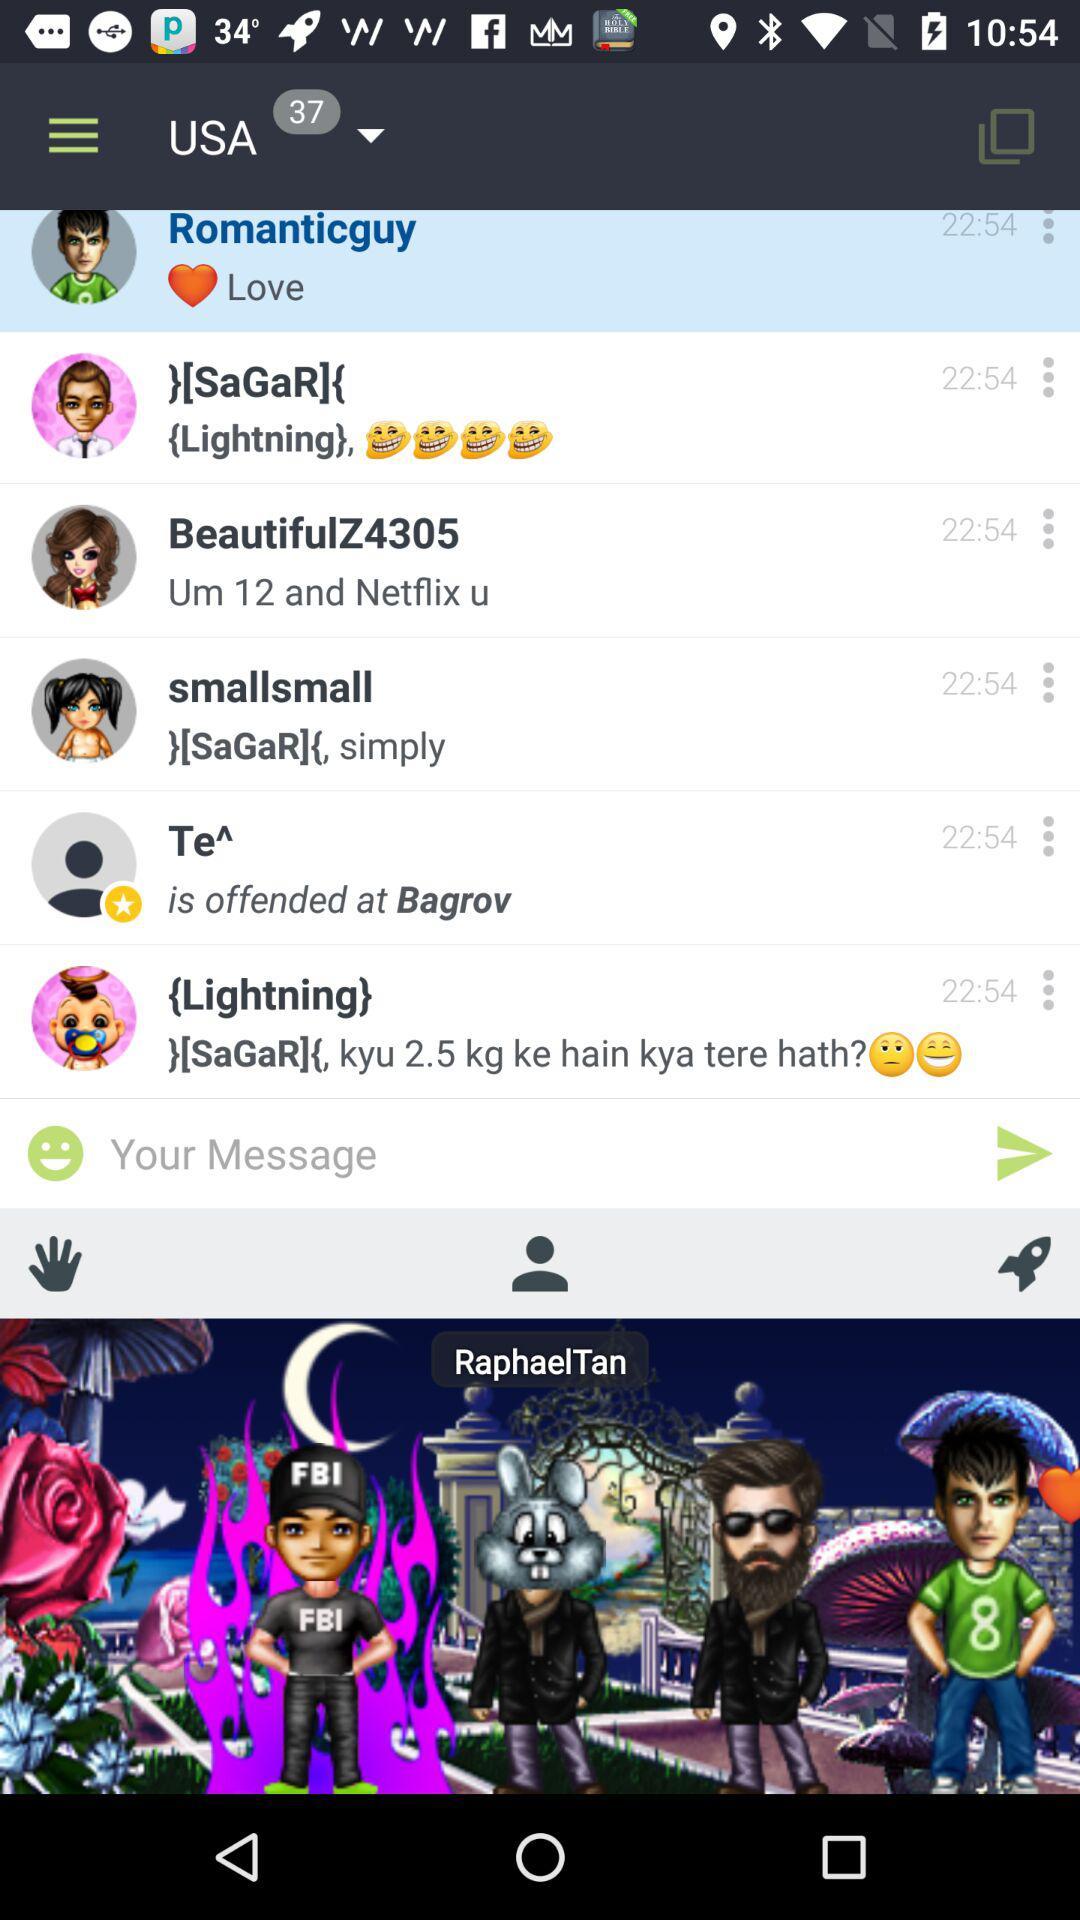 The height and width of the screenshot is (1920, 1080). What do you see at coordinates (540, 1152) in the screenshot?
I see `field to enter message` at bounding box center [540, 1152].